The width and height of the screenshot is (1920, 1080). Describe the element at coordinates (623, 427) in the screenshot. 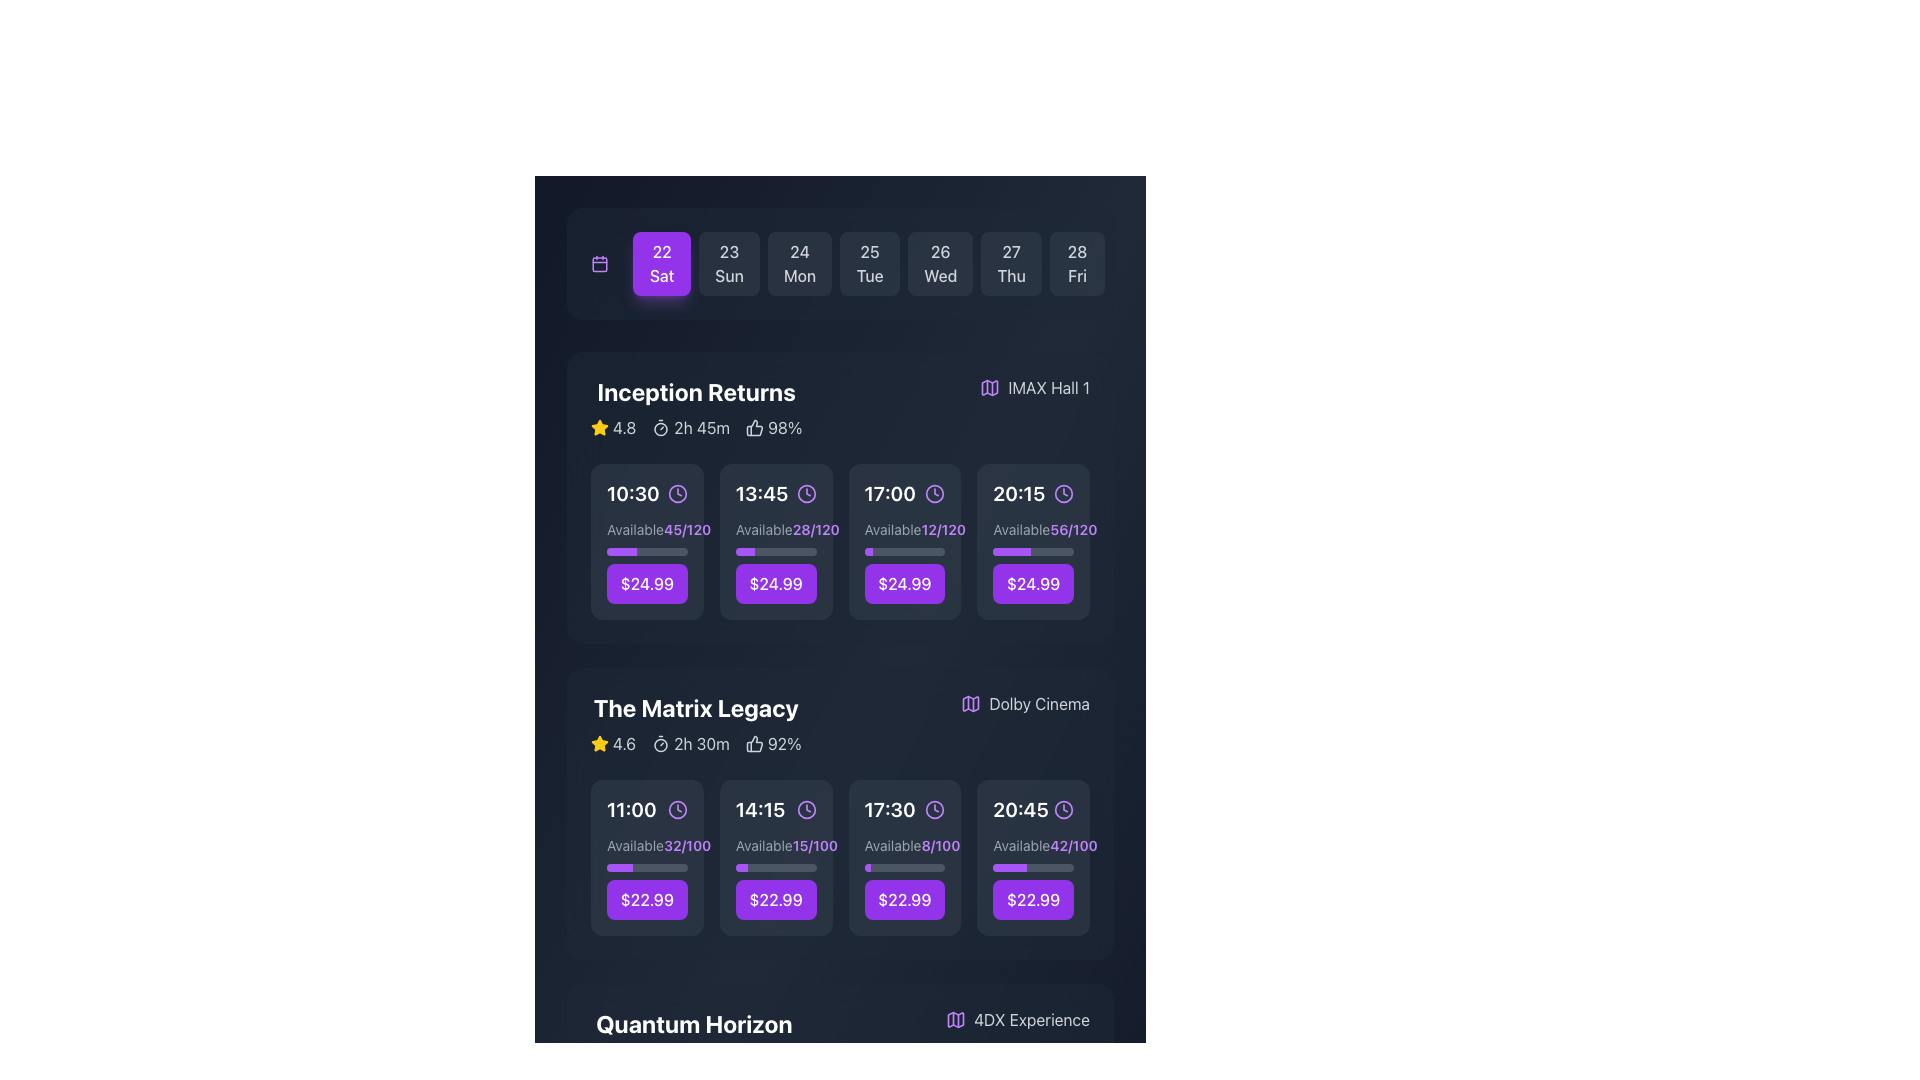

I see `rating score displayed in the text label located beside the yellow star icon for the movie 'Inception Returns', situated in the upper part of its section` at that location.